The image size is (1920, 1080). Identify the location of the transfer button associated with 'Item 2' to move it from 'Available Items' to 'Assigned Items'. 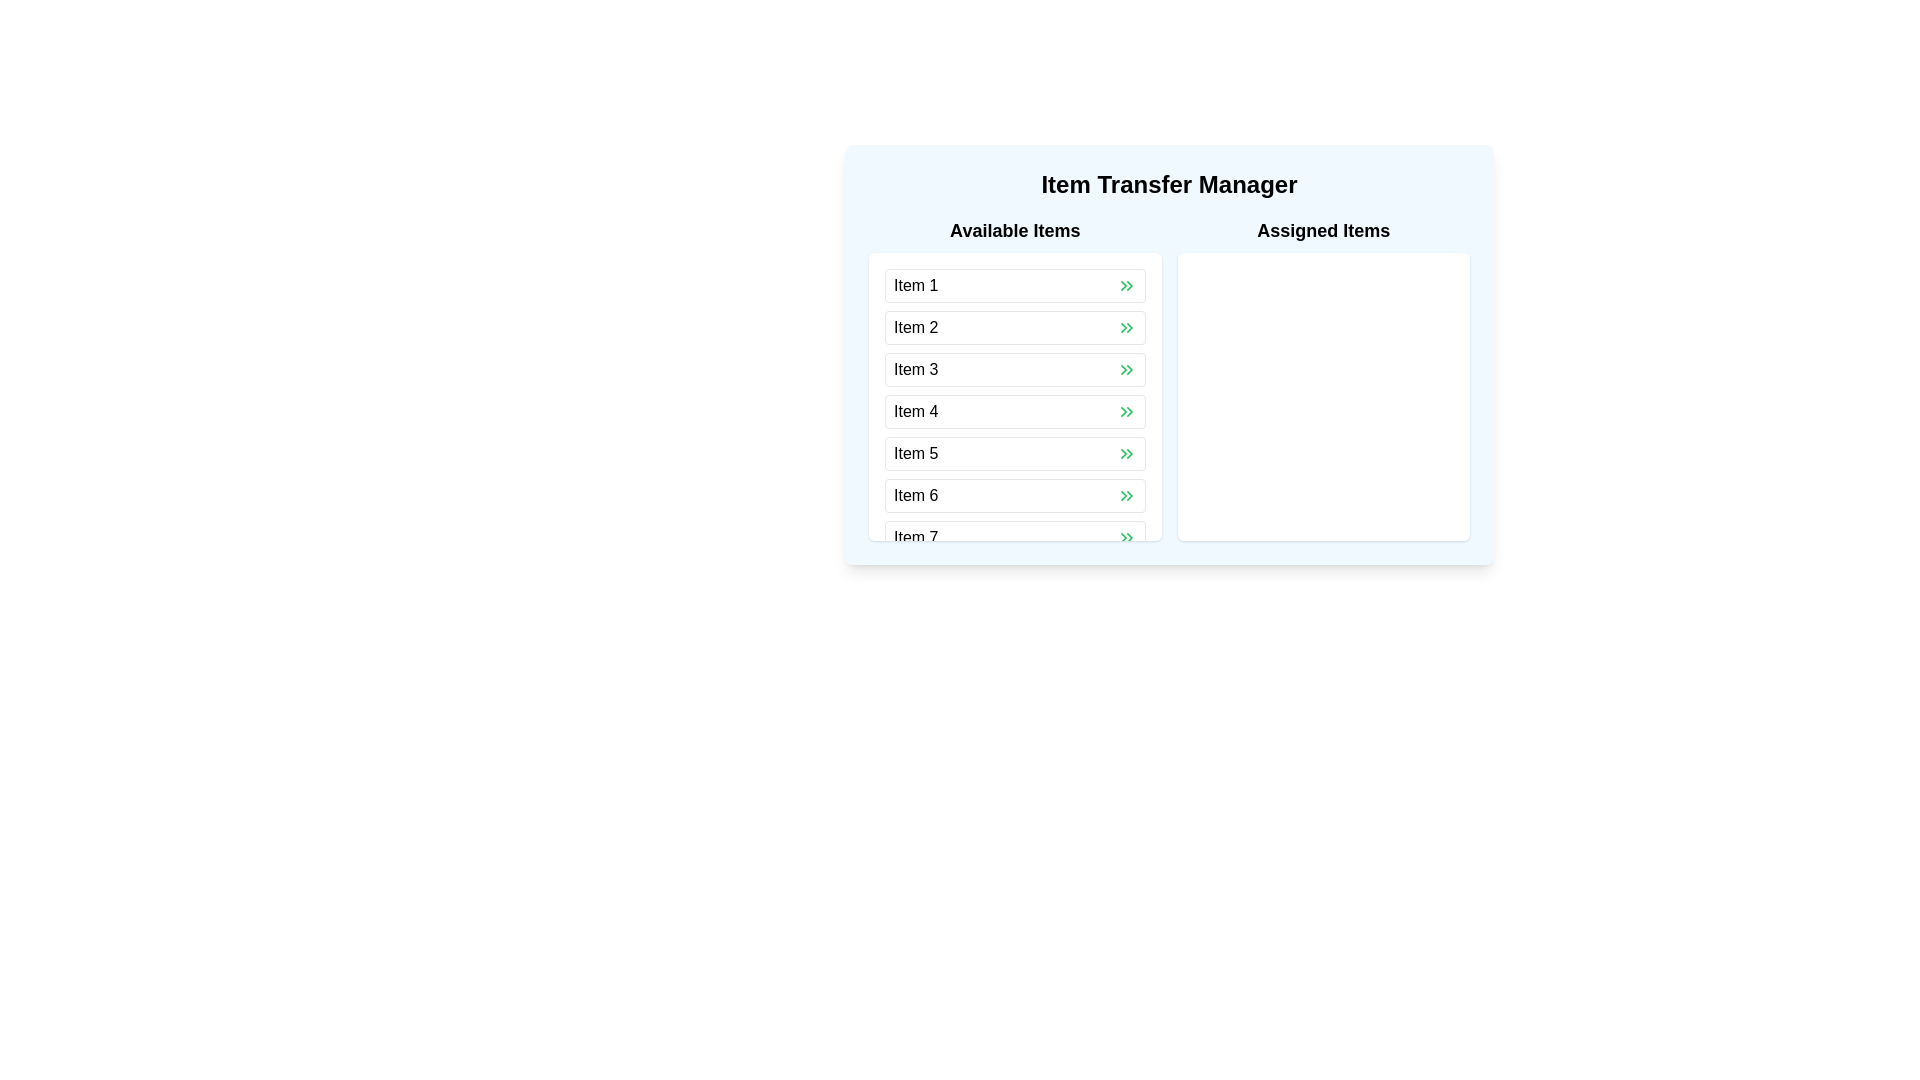
(1126, 326).